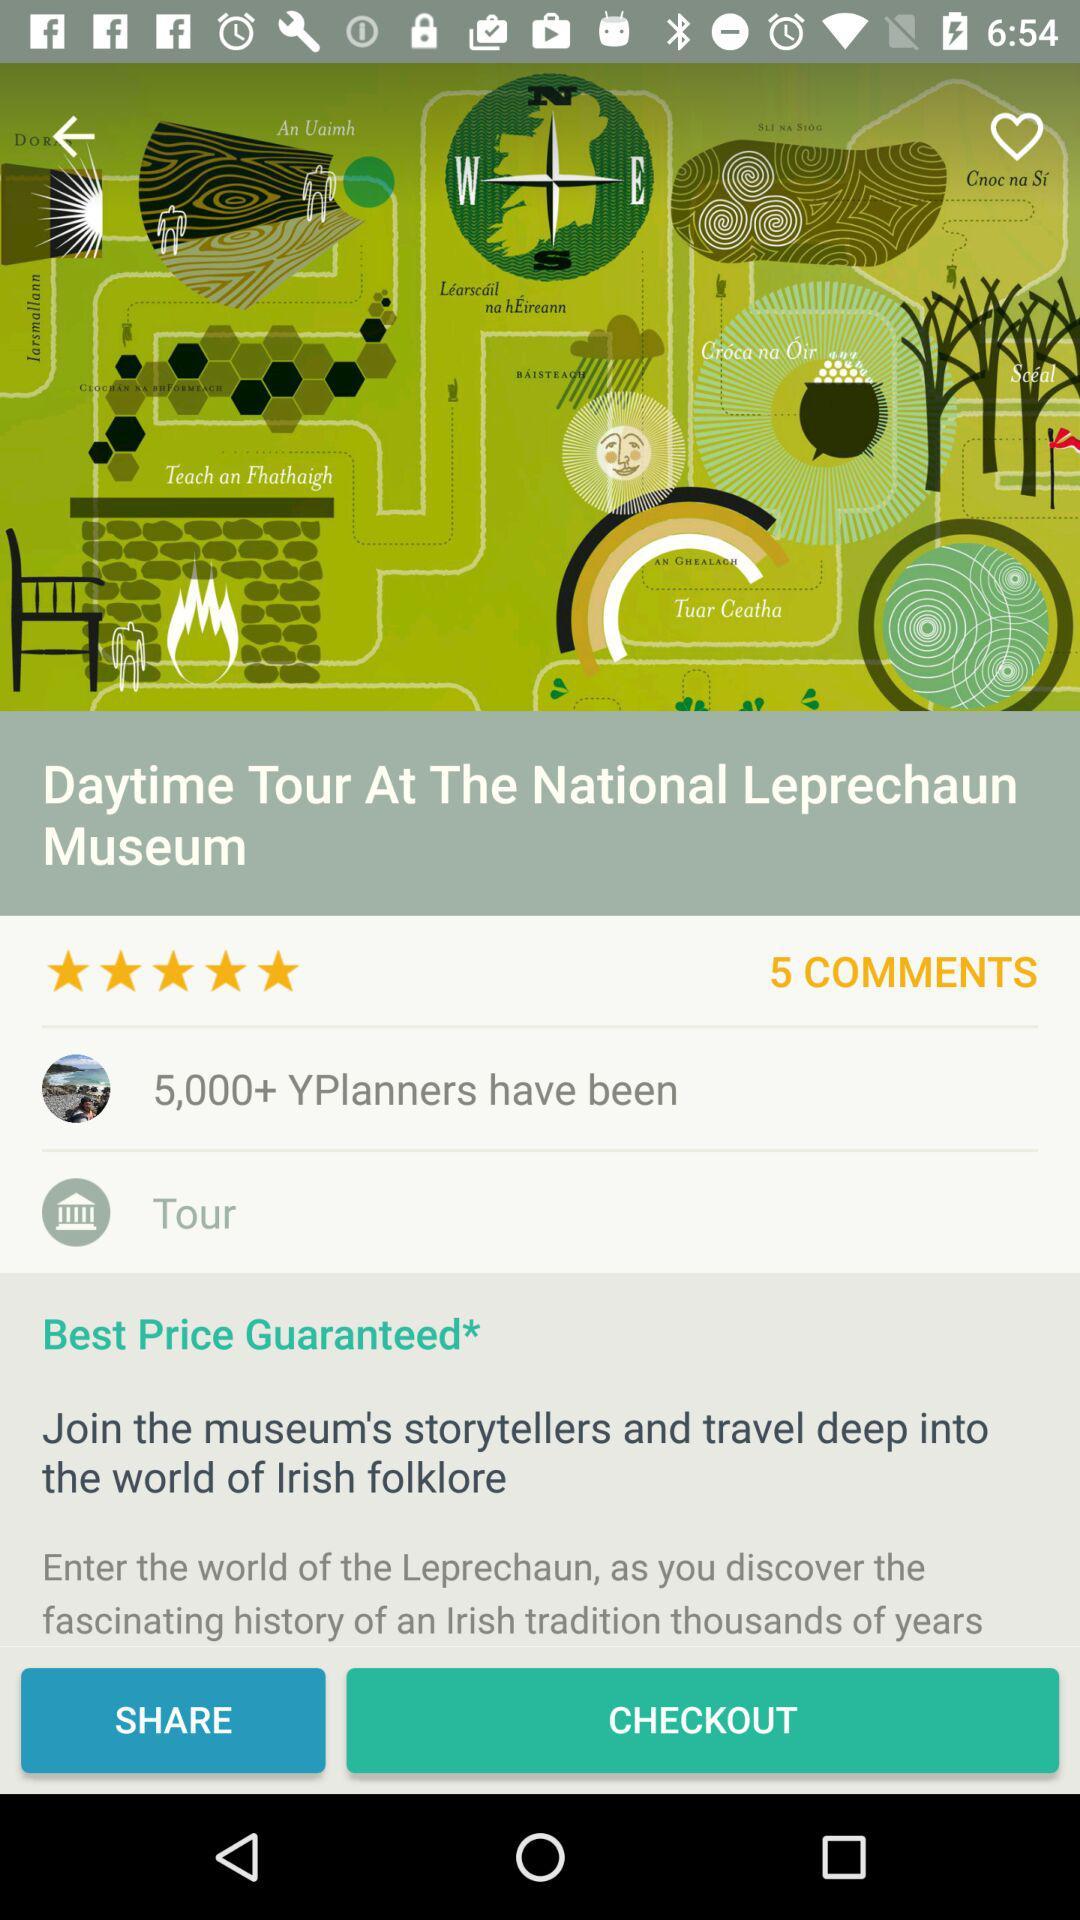 Image resolution: width=1080 pixels, height=1920 pixels. I want to click on the icon above daytime tour at item, so click(72, 135).